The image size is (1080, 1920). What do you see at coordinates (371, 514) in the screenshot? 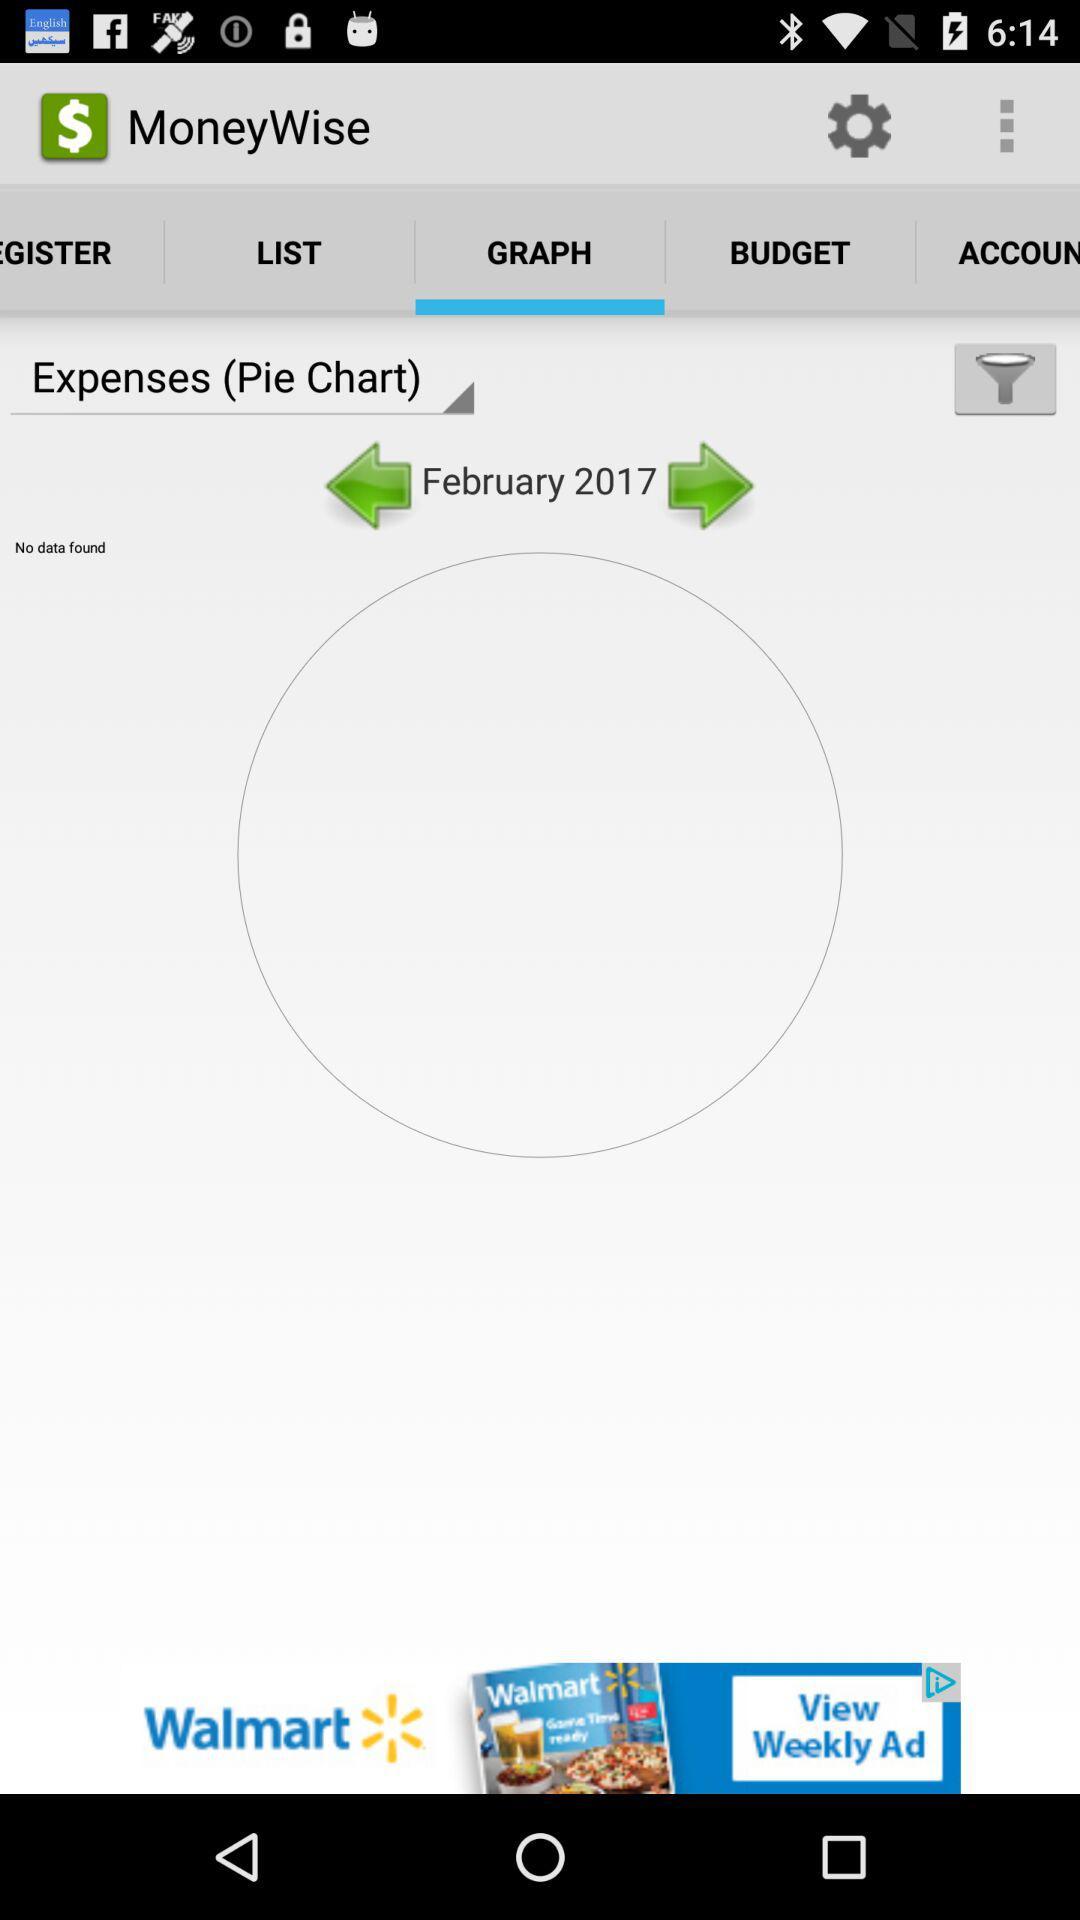
I see `the arrow_backward icon` at bounding box center [371, 514].